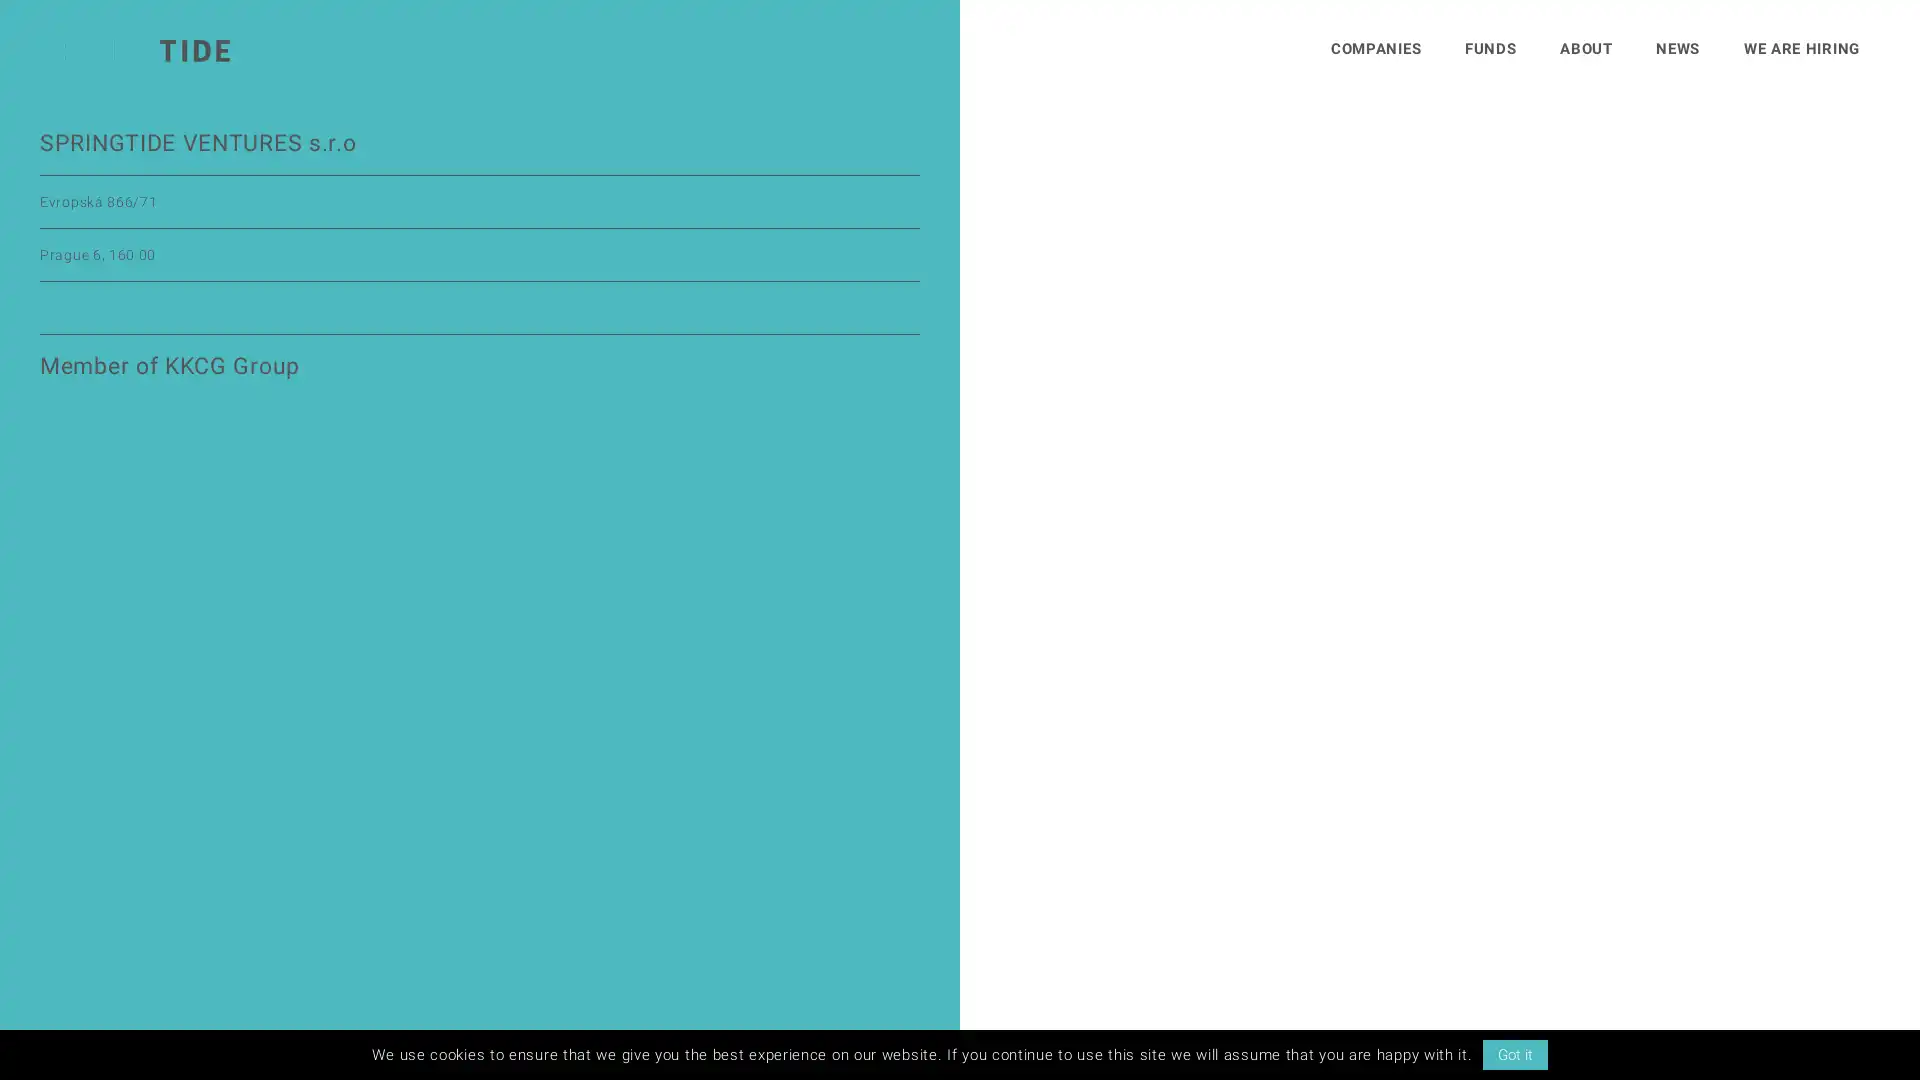 This screenshot has width=1920, height=1080. I want to click on Got it, so click(1514, 1054).